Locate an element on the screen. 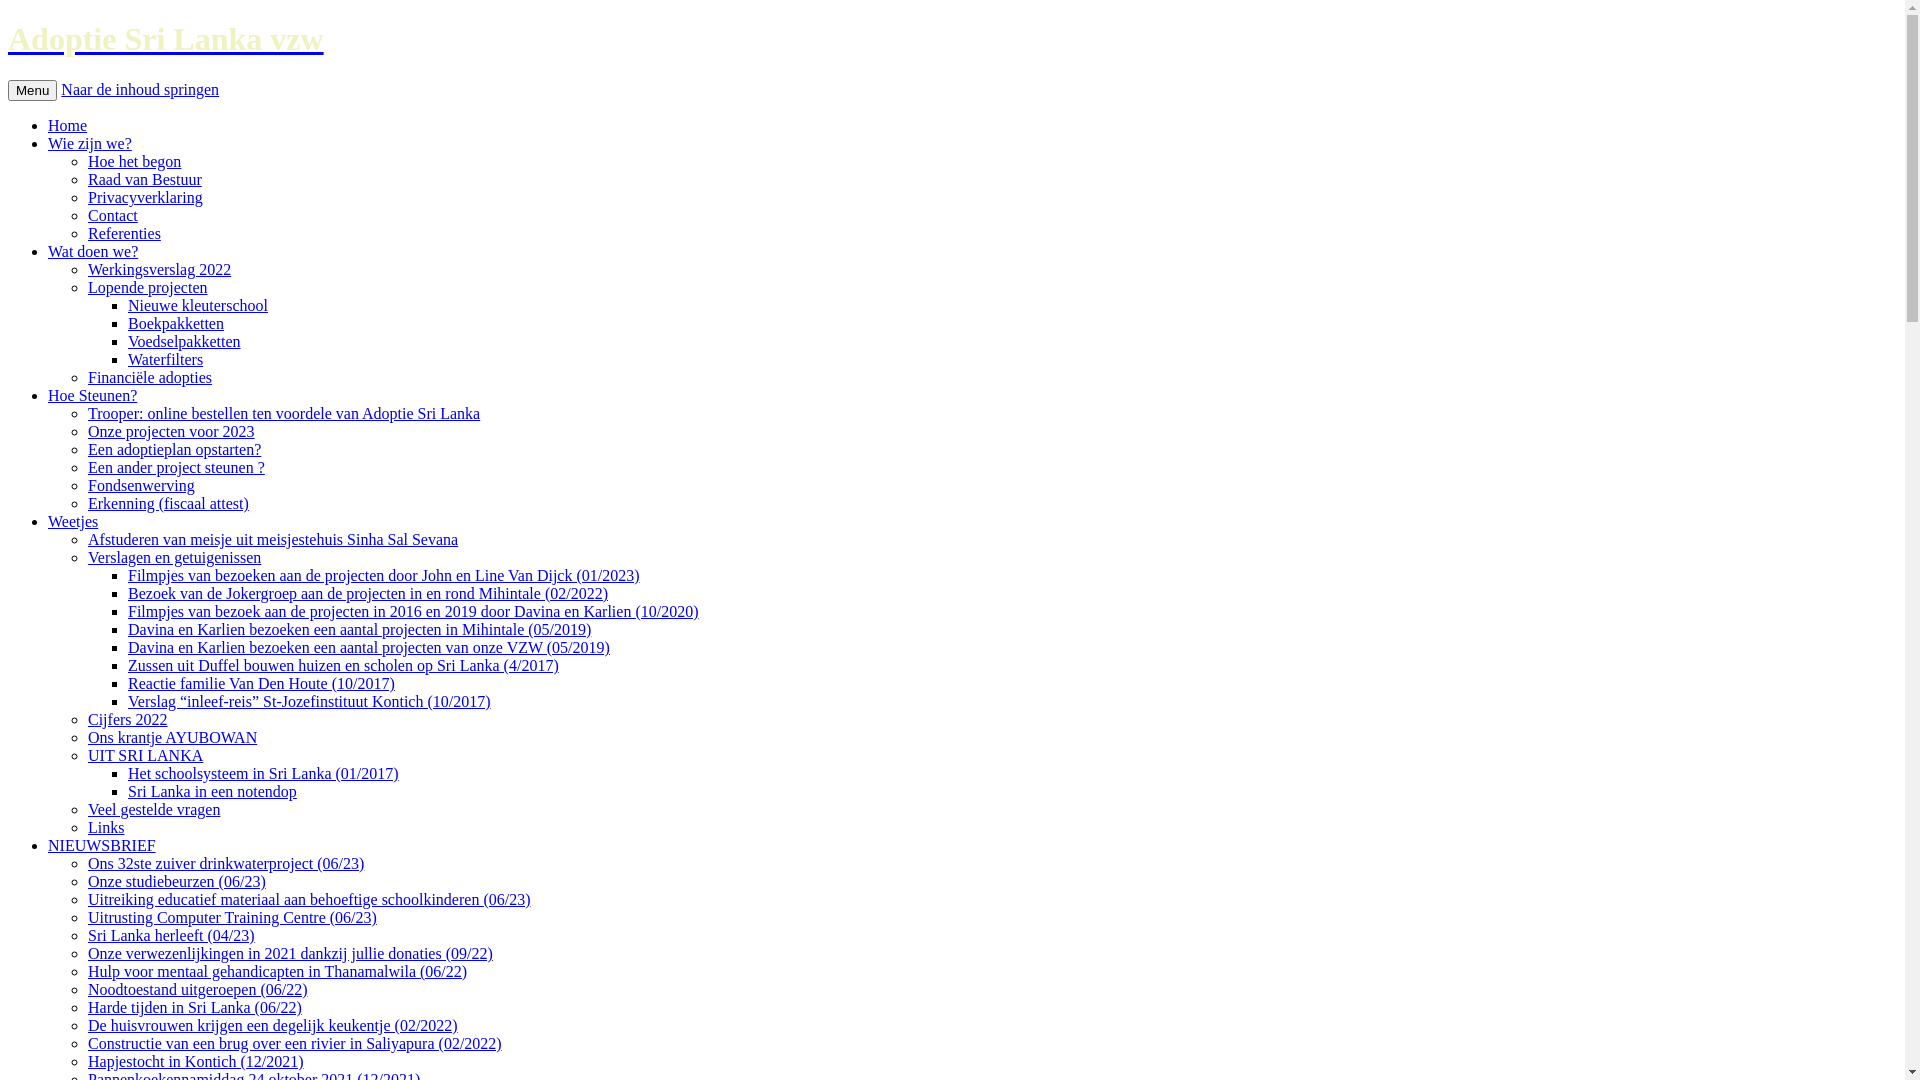 The width and height of the screenshot is (1920, 1080). 'Contact' is located at coordinates (112, 215).